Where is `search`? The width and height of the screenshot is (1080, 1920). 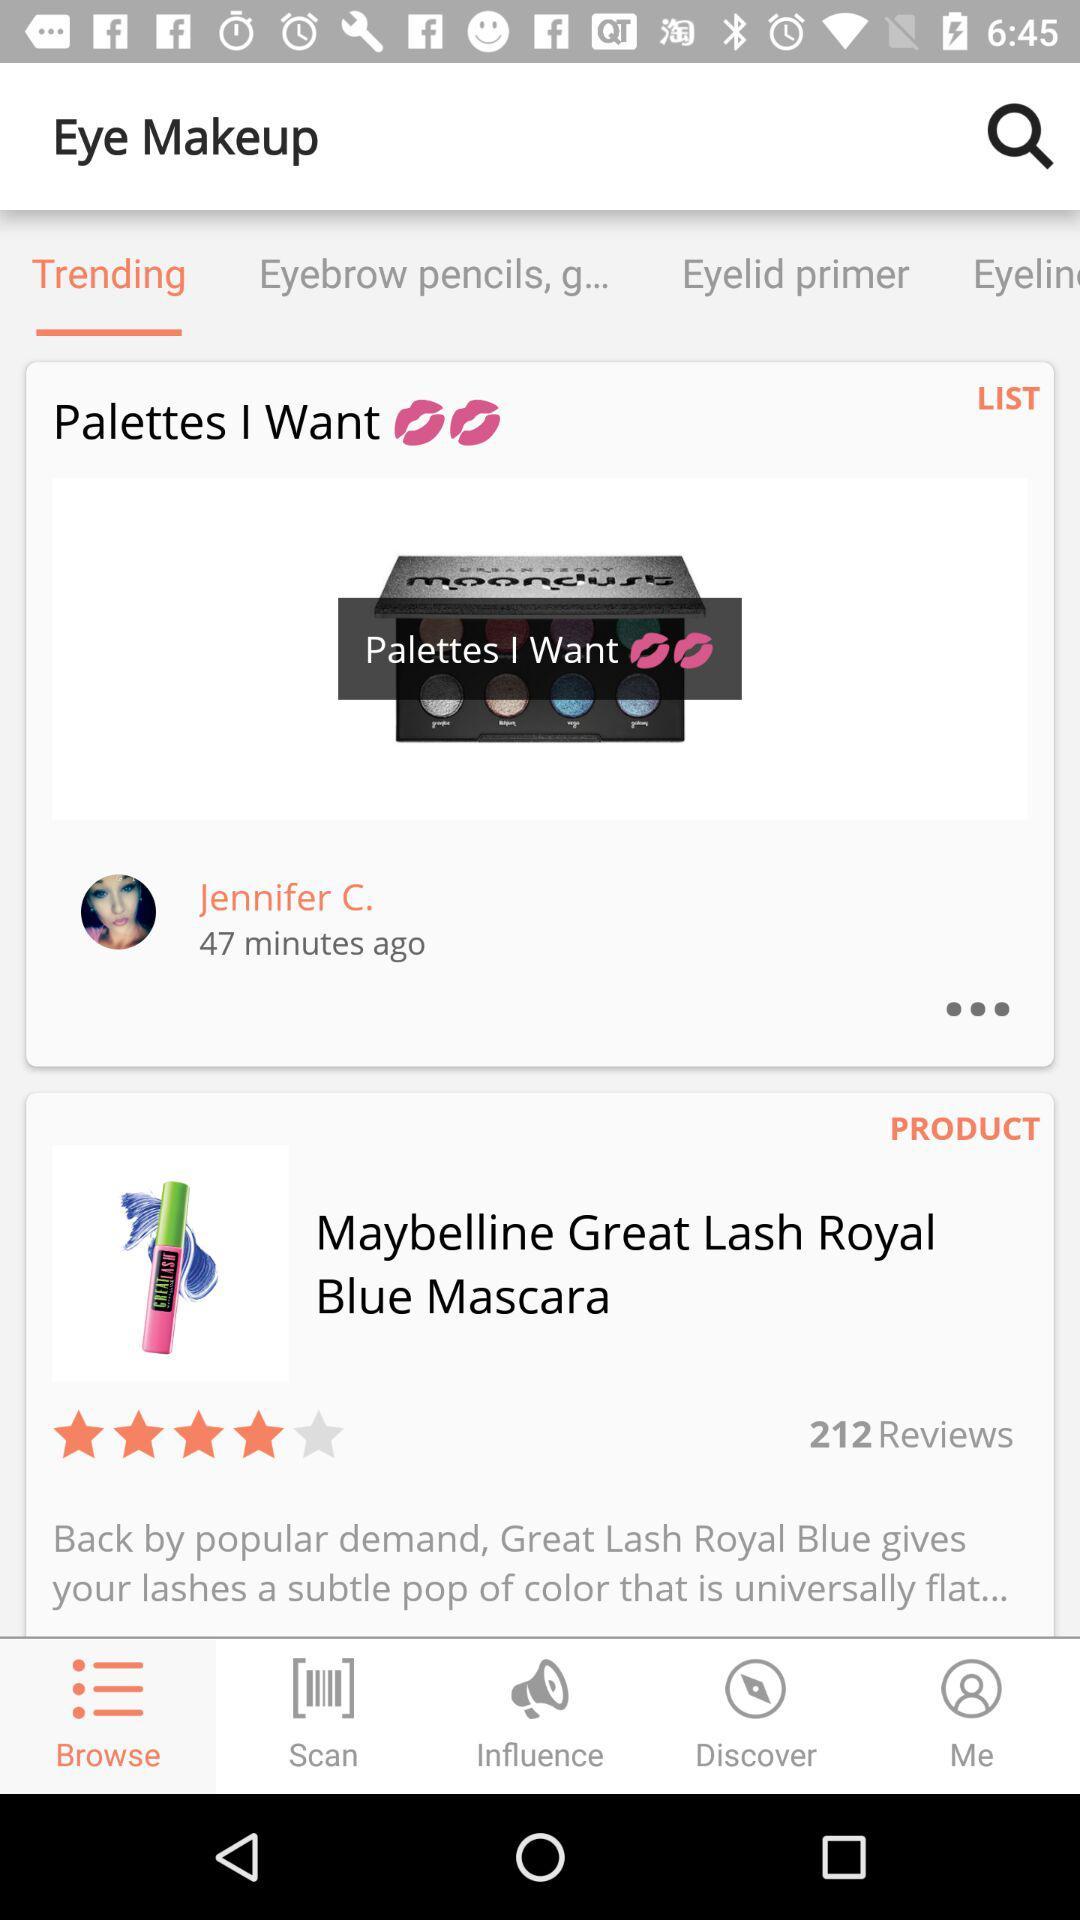 search is located at coordinates (1020, 135).